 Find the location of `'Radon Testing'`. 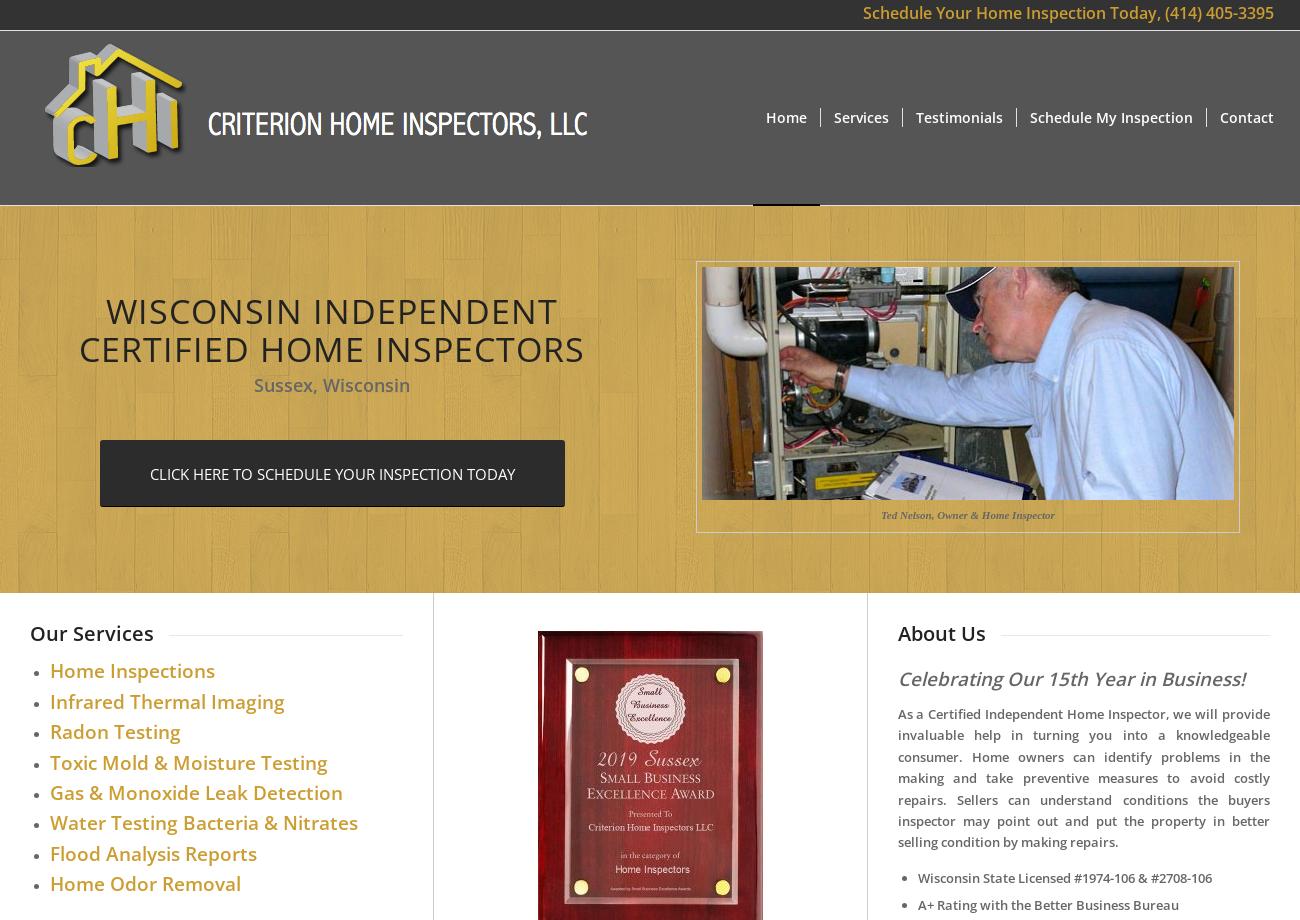

'Radon Testing' is located at coordinates (114, 731).